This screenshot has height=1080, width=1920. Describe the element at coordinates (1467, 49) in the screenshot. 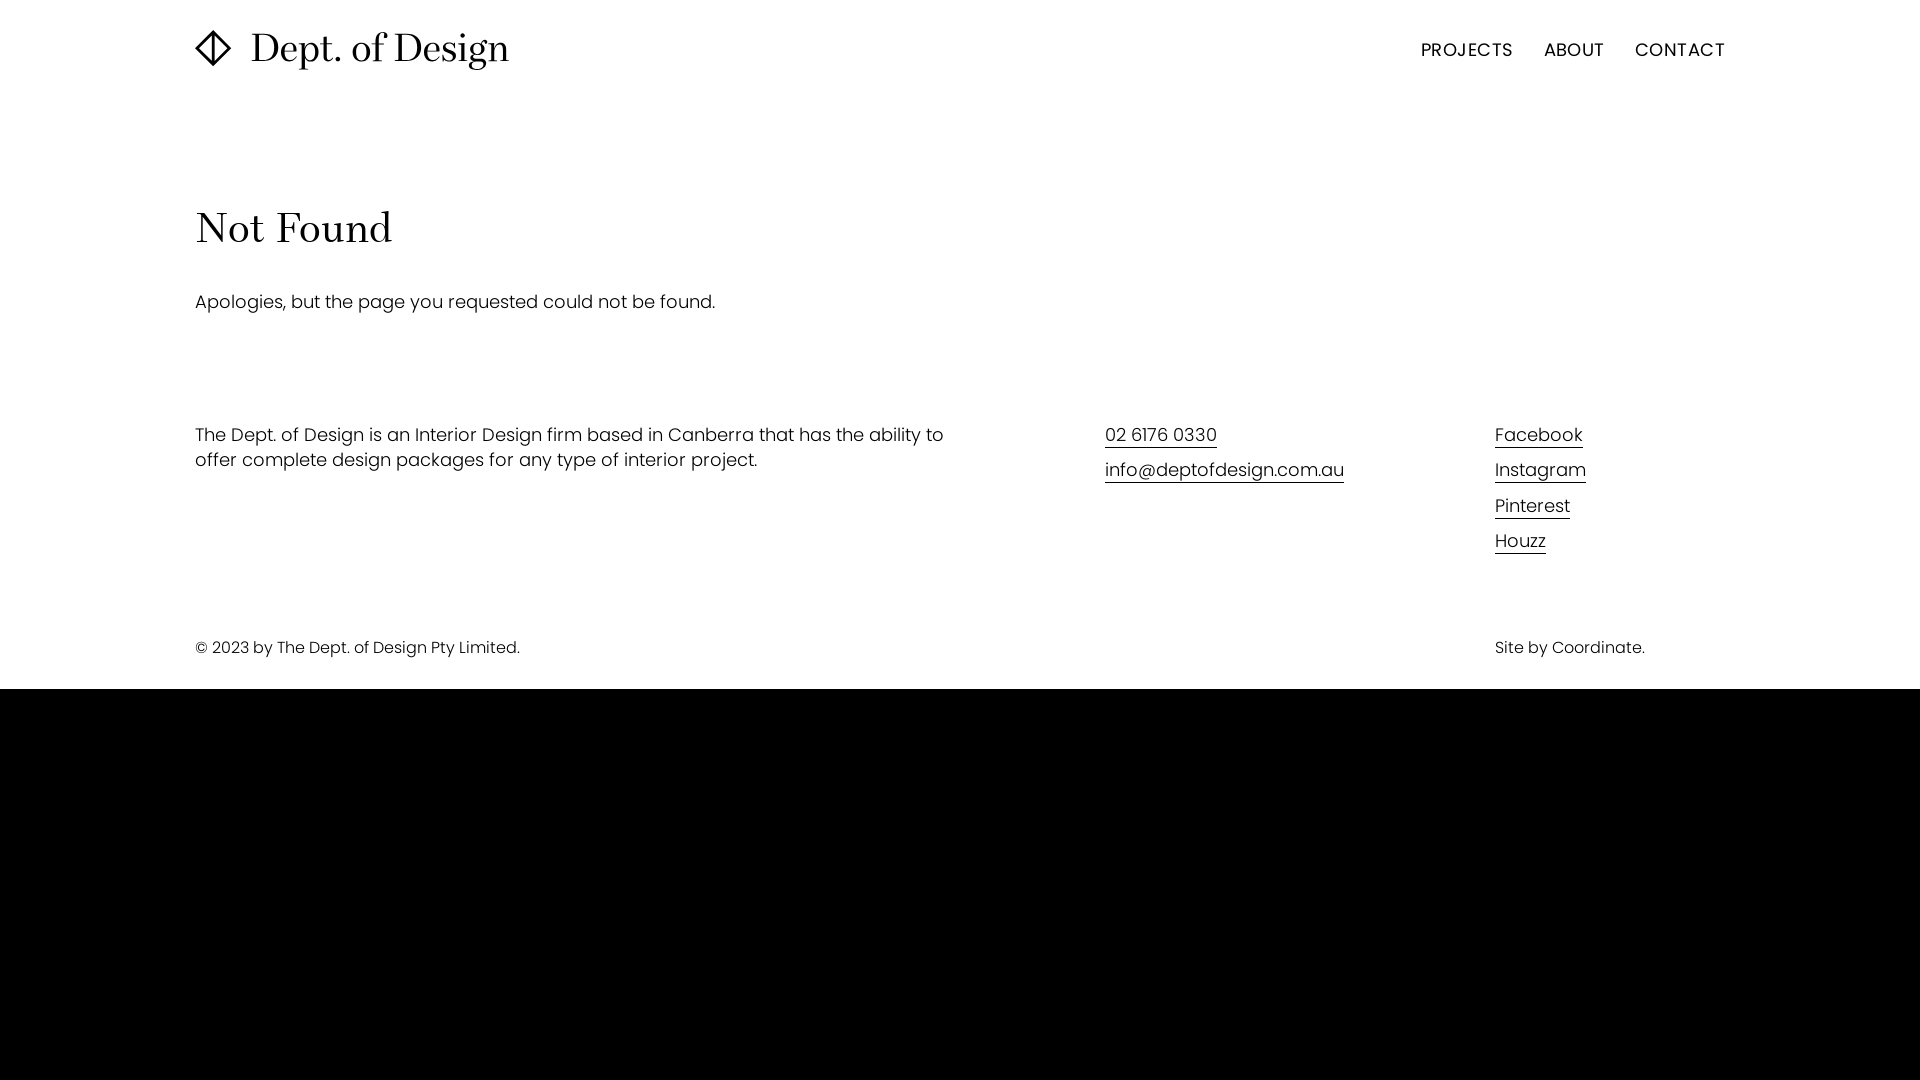

I see `'PROJECTS'` at that location.